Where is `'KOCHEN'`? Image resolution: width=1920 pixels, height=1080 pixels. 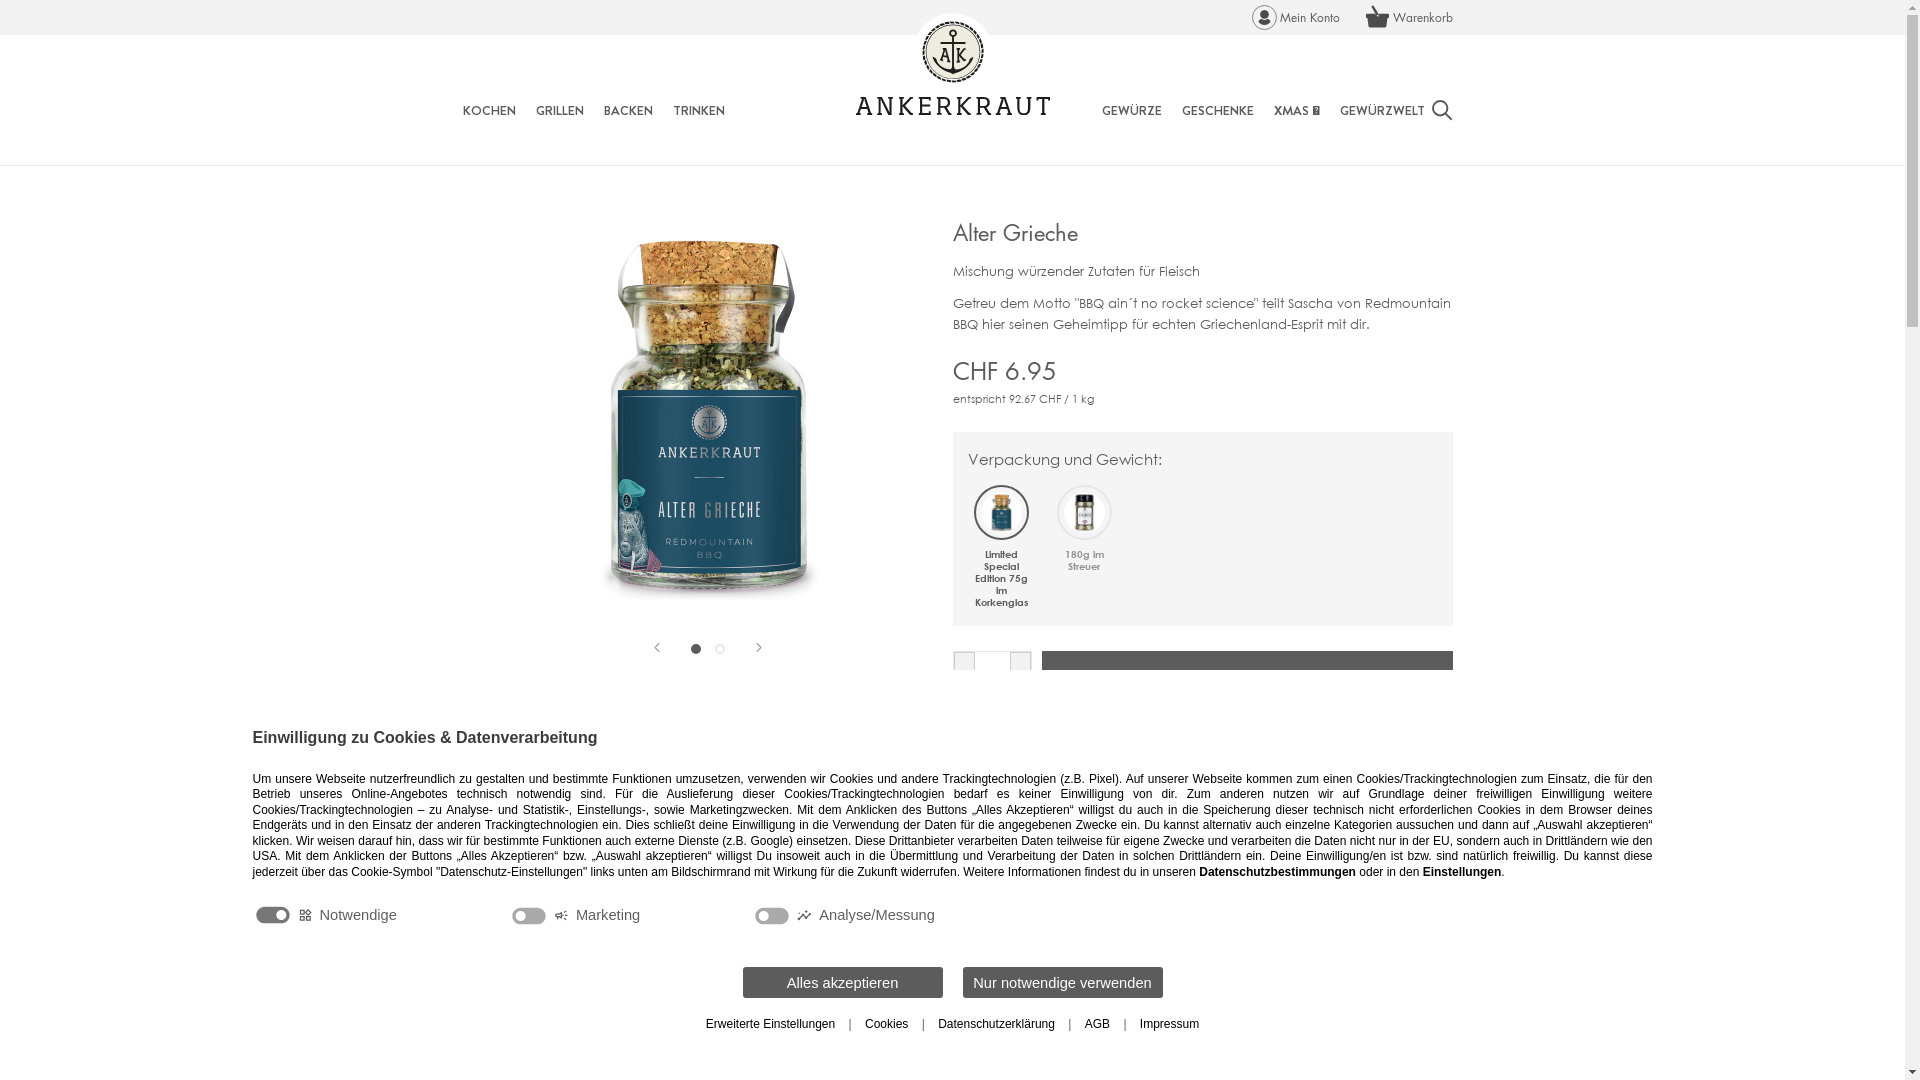 'KOCHEN' is located at coordinates (488, 110).